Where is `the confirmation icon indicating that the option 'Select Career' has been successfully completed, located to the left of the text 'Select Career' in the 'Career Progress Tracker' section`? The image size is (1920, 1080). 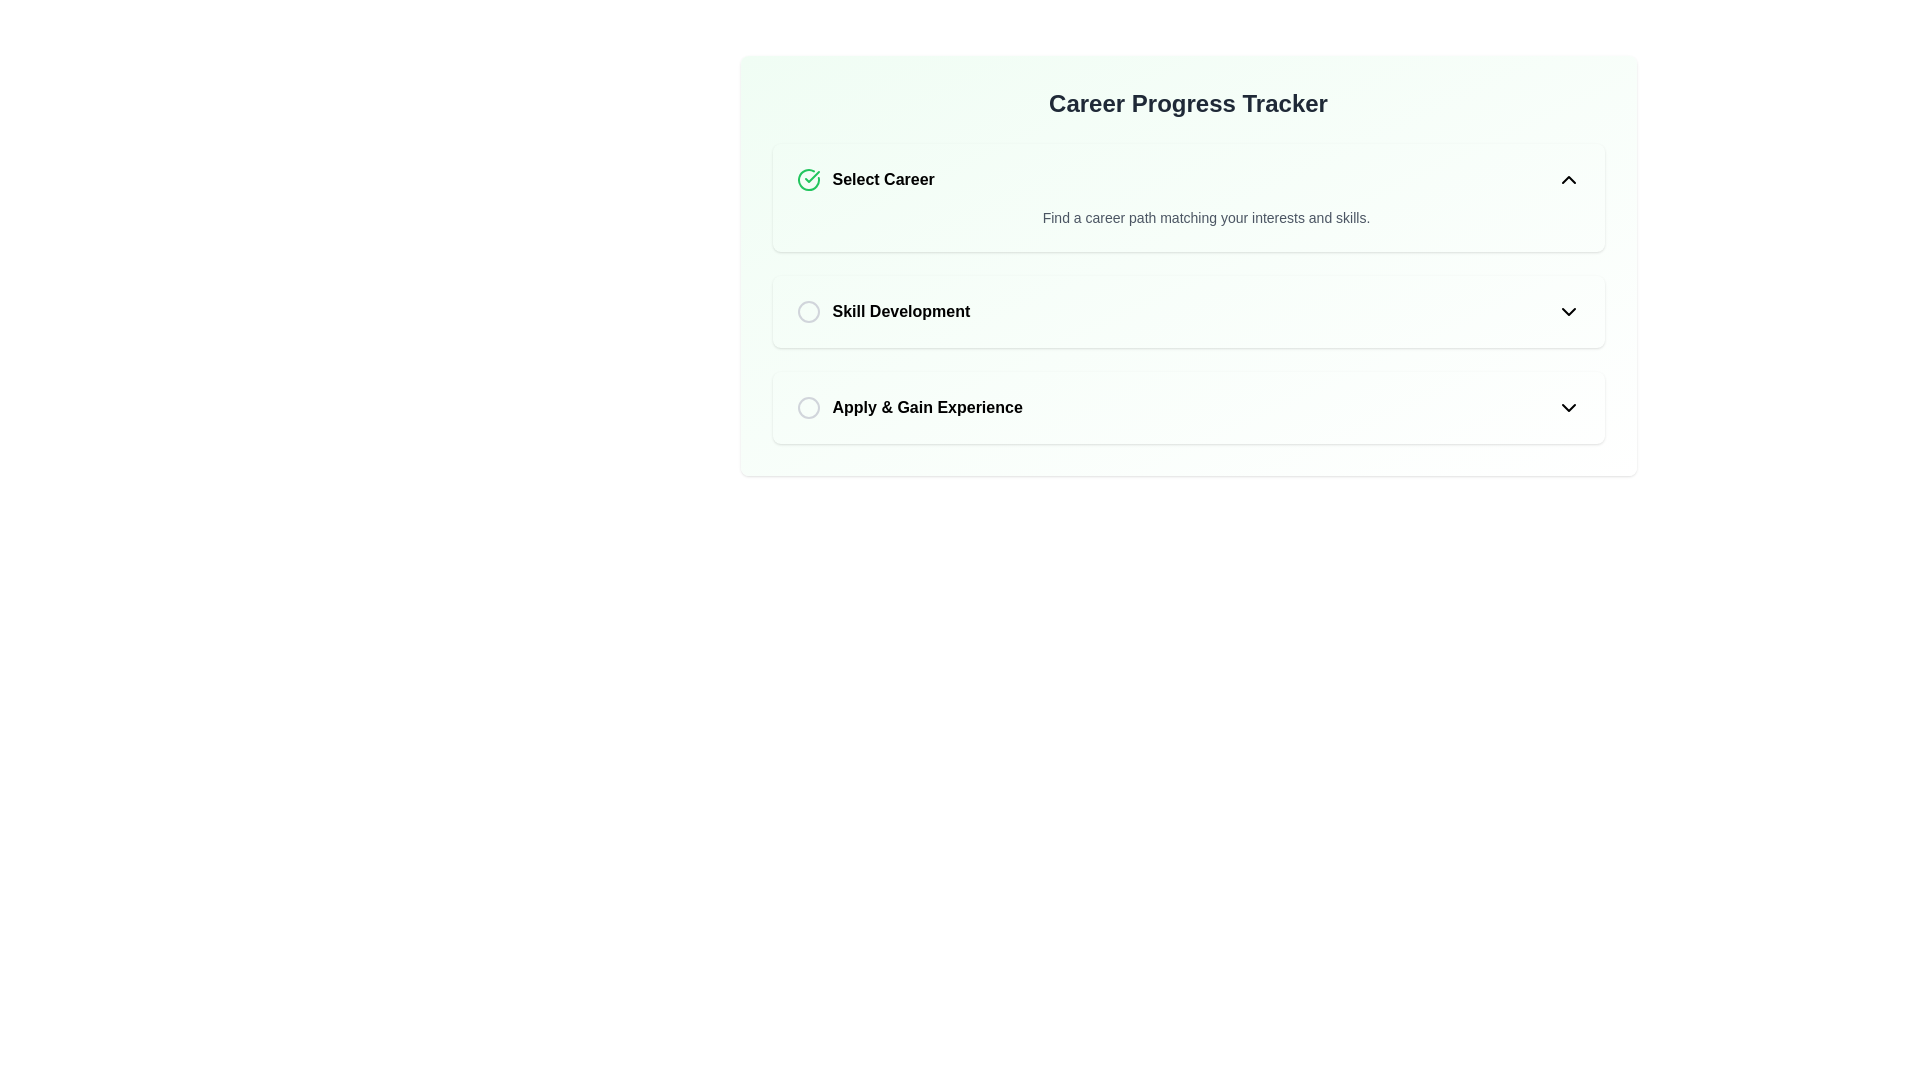 the confirmation icon indicating that the option 'Select Career' has been successfully completed, located to the left of the text 'Select Career' in the 'Career Progress Tracker' section is located at coordinates (808, 180).